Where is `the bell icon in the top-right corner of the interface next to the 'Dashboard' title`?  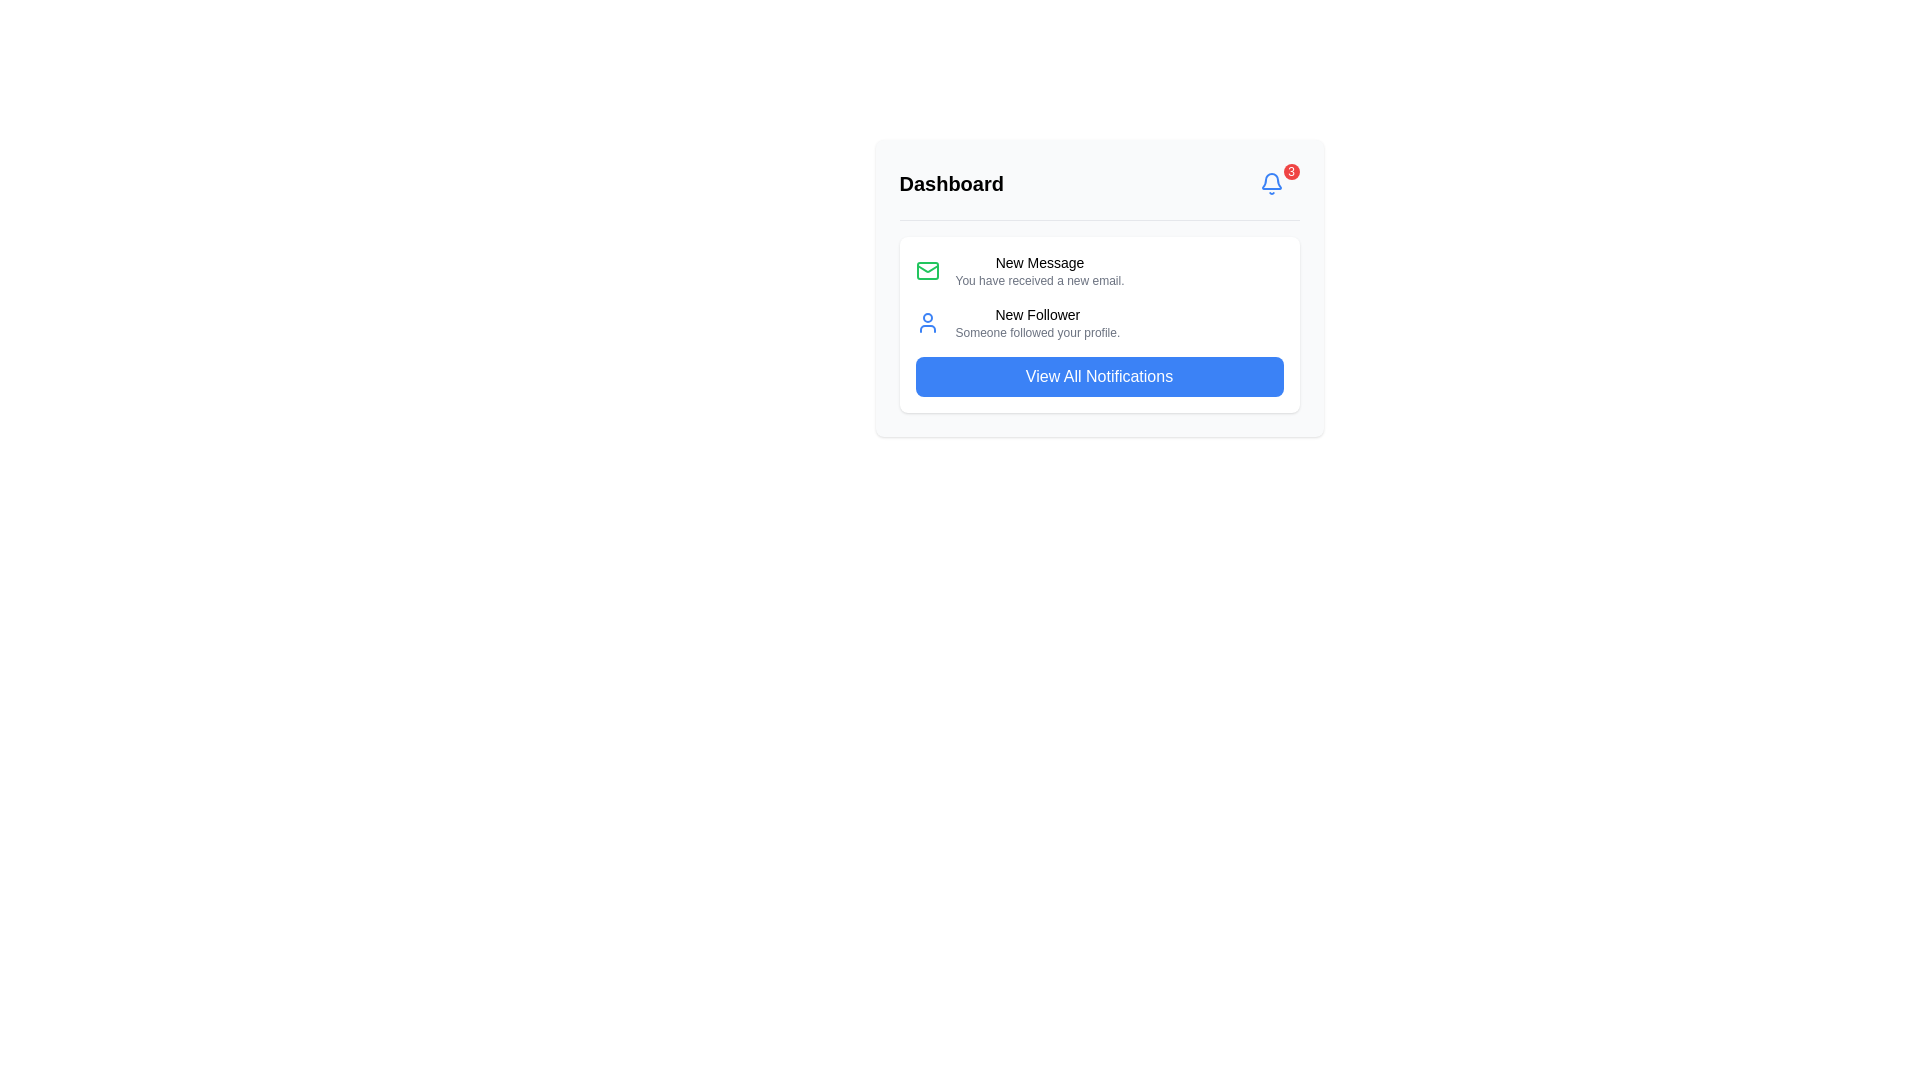
the bell icon in the top-right corner of the interface next to the 'Dashboard' title is located at coordinates (1270, 184).